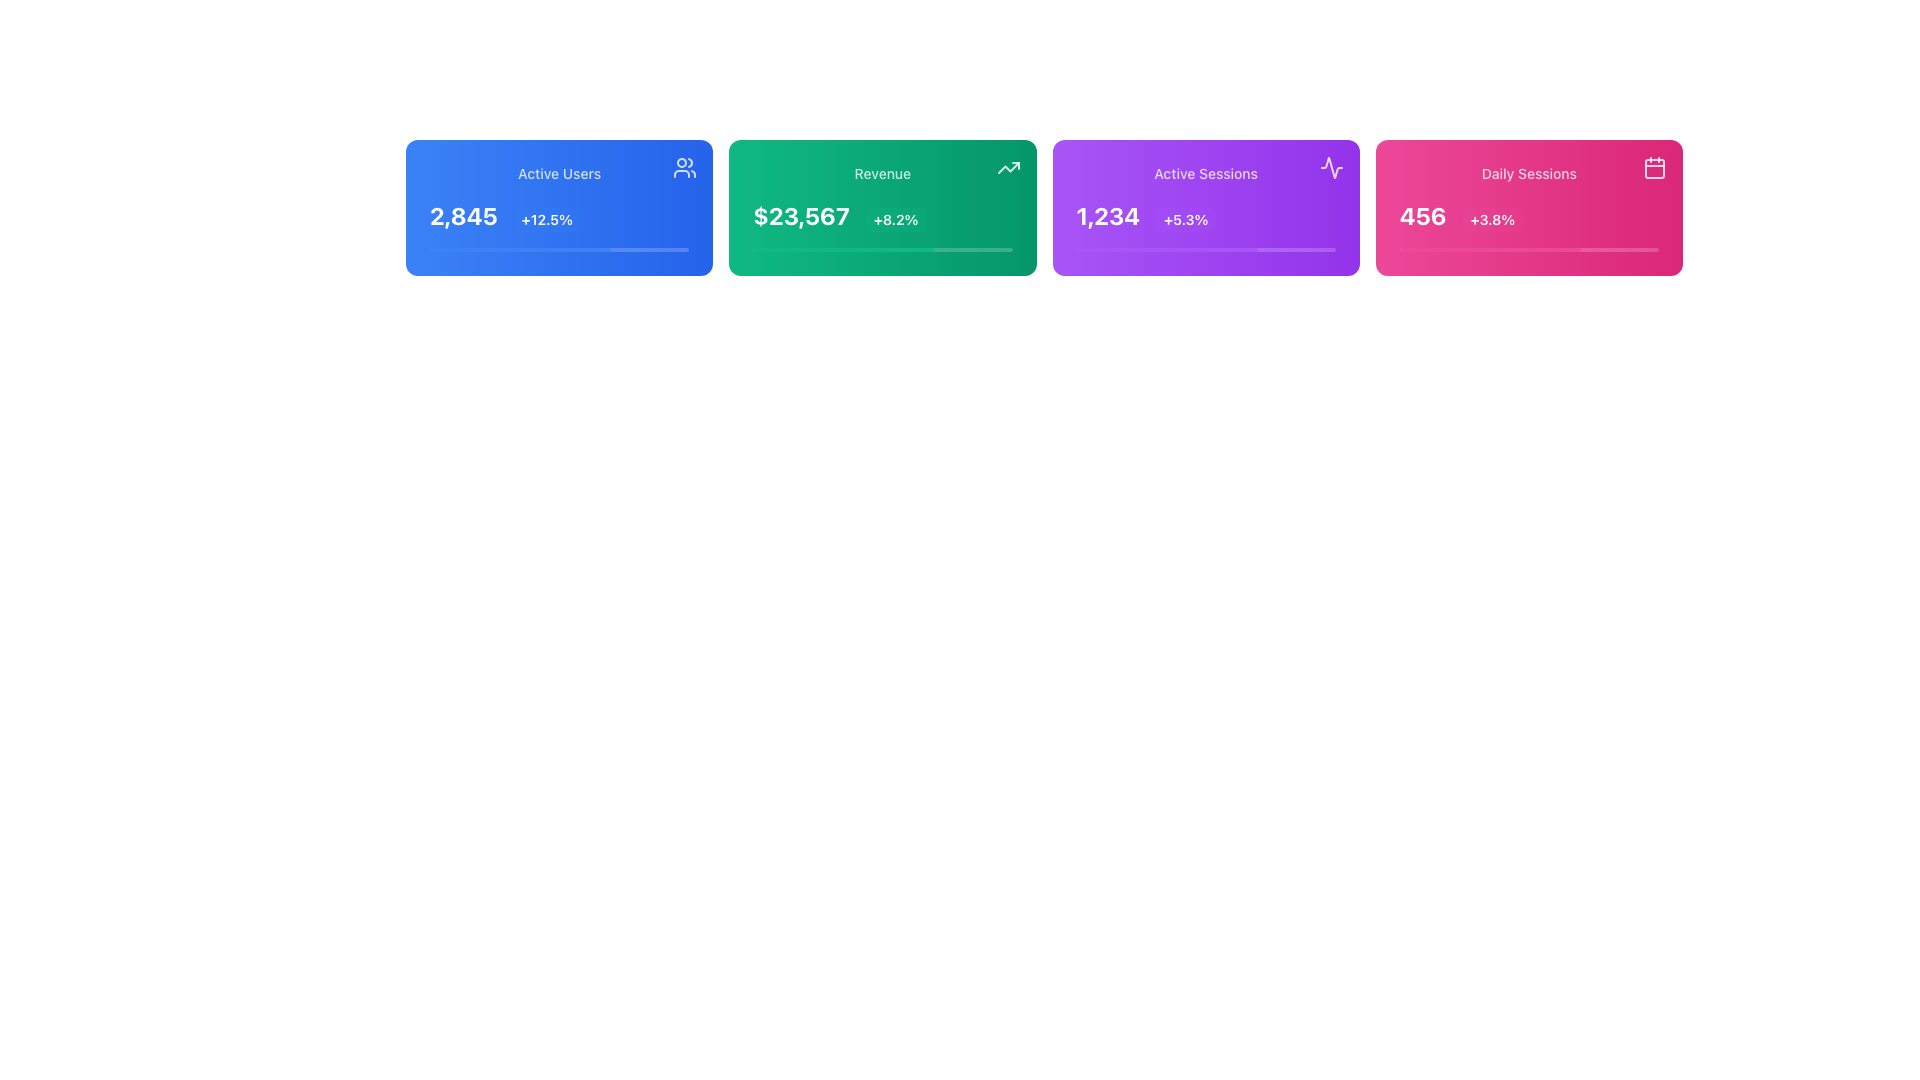 The width and height of the screenshot is (1920, 1080). What do you see at coordinates (1205, 172) in the screenshot?
I see `the information from the 'Active Sessions' text label` at bounding box center [1205, 172].